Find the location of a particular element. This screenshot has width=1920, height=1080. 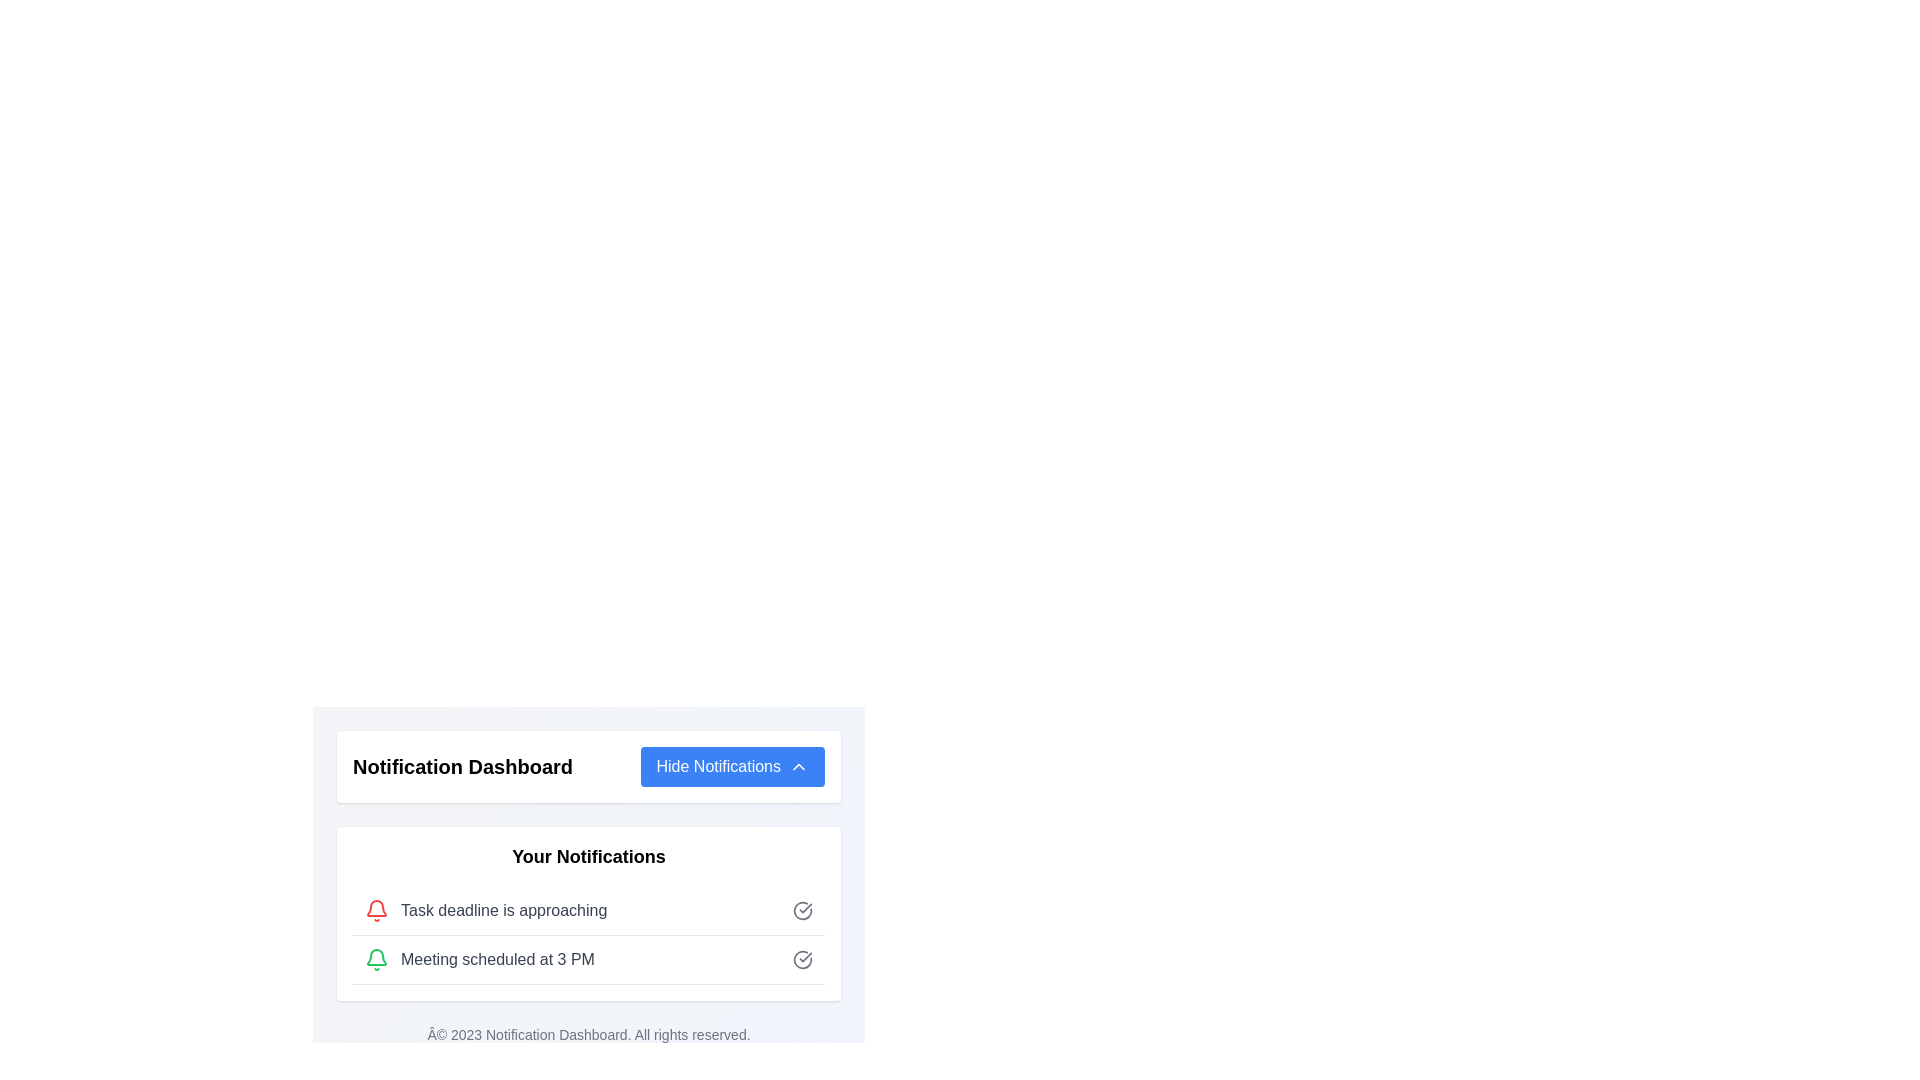

the first notification item which displays the message 'Task deadline is approaching' and includes a red bell icon and a checkmark icon for acknowledgment is located at coordinates (588, 911).